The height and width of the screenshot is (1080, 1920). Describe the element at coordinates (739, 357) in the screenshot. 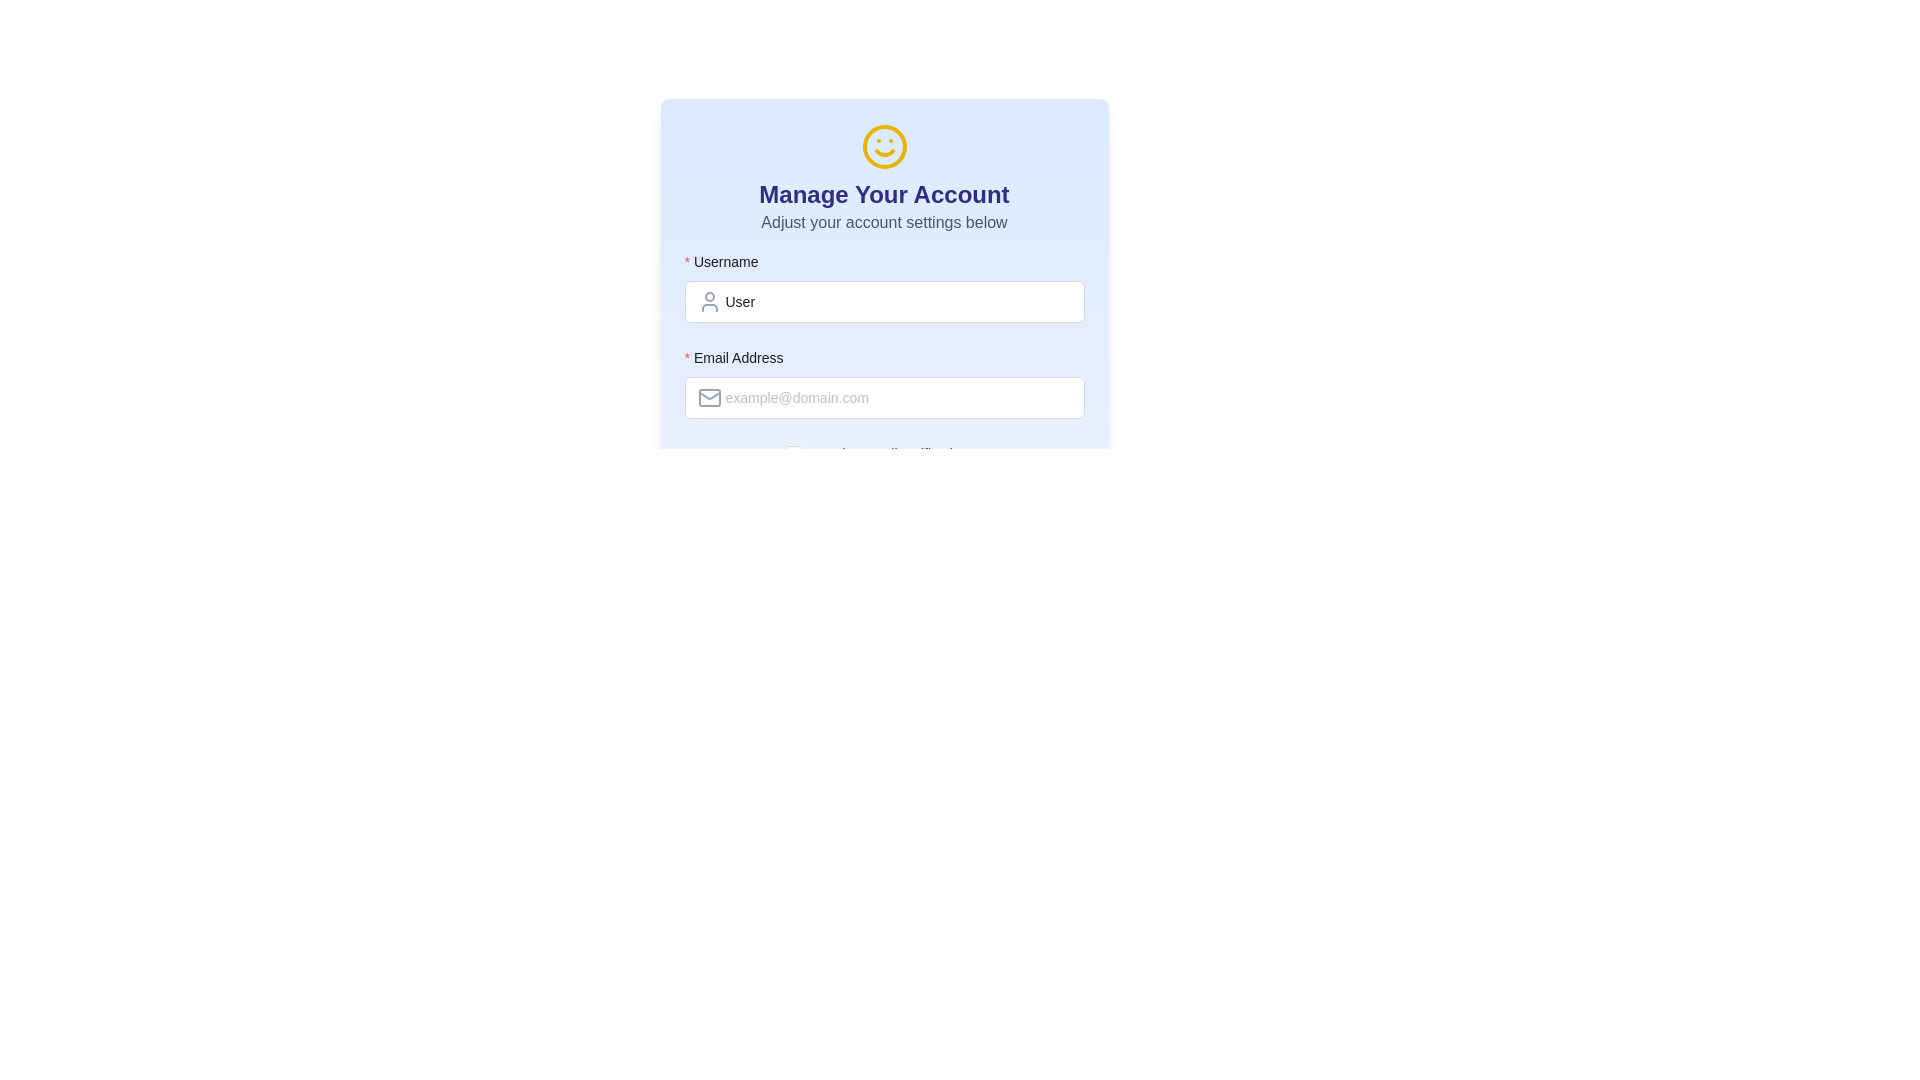

I see `the 'Email Address' static text label, which includes a red asterisk indicating a required field, positioned above the associated input field in the form layout` at that location.